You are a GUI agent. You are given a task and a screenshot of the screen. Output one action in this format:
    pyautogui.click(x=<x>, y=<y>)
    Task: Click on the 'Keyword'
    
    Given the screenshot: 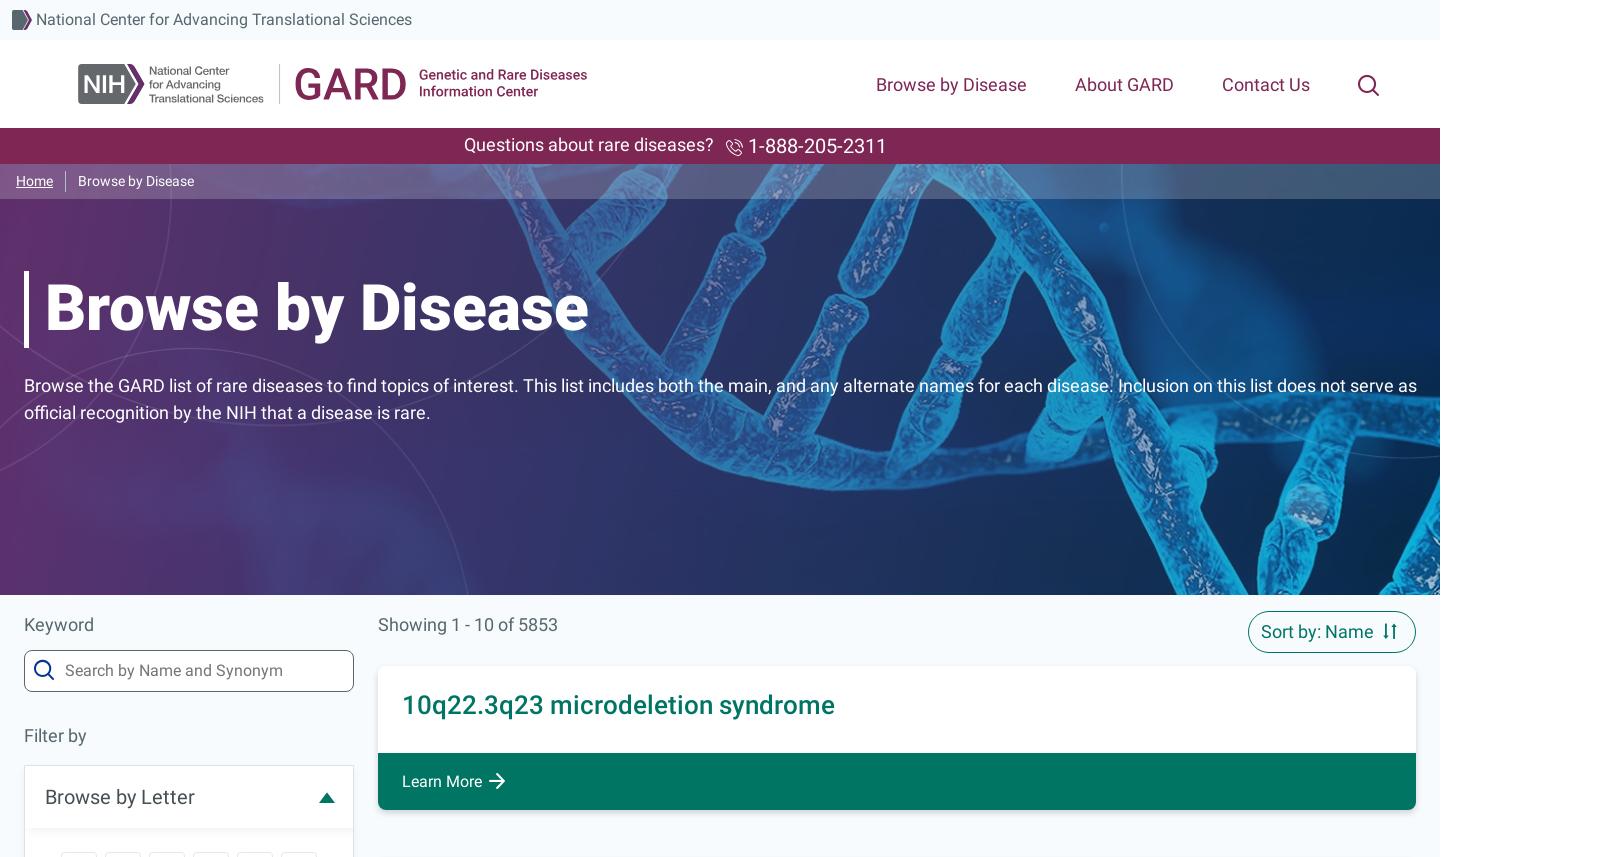 What is the action you would take?
    pyautogui.click(x=58, y=624)
    